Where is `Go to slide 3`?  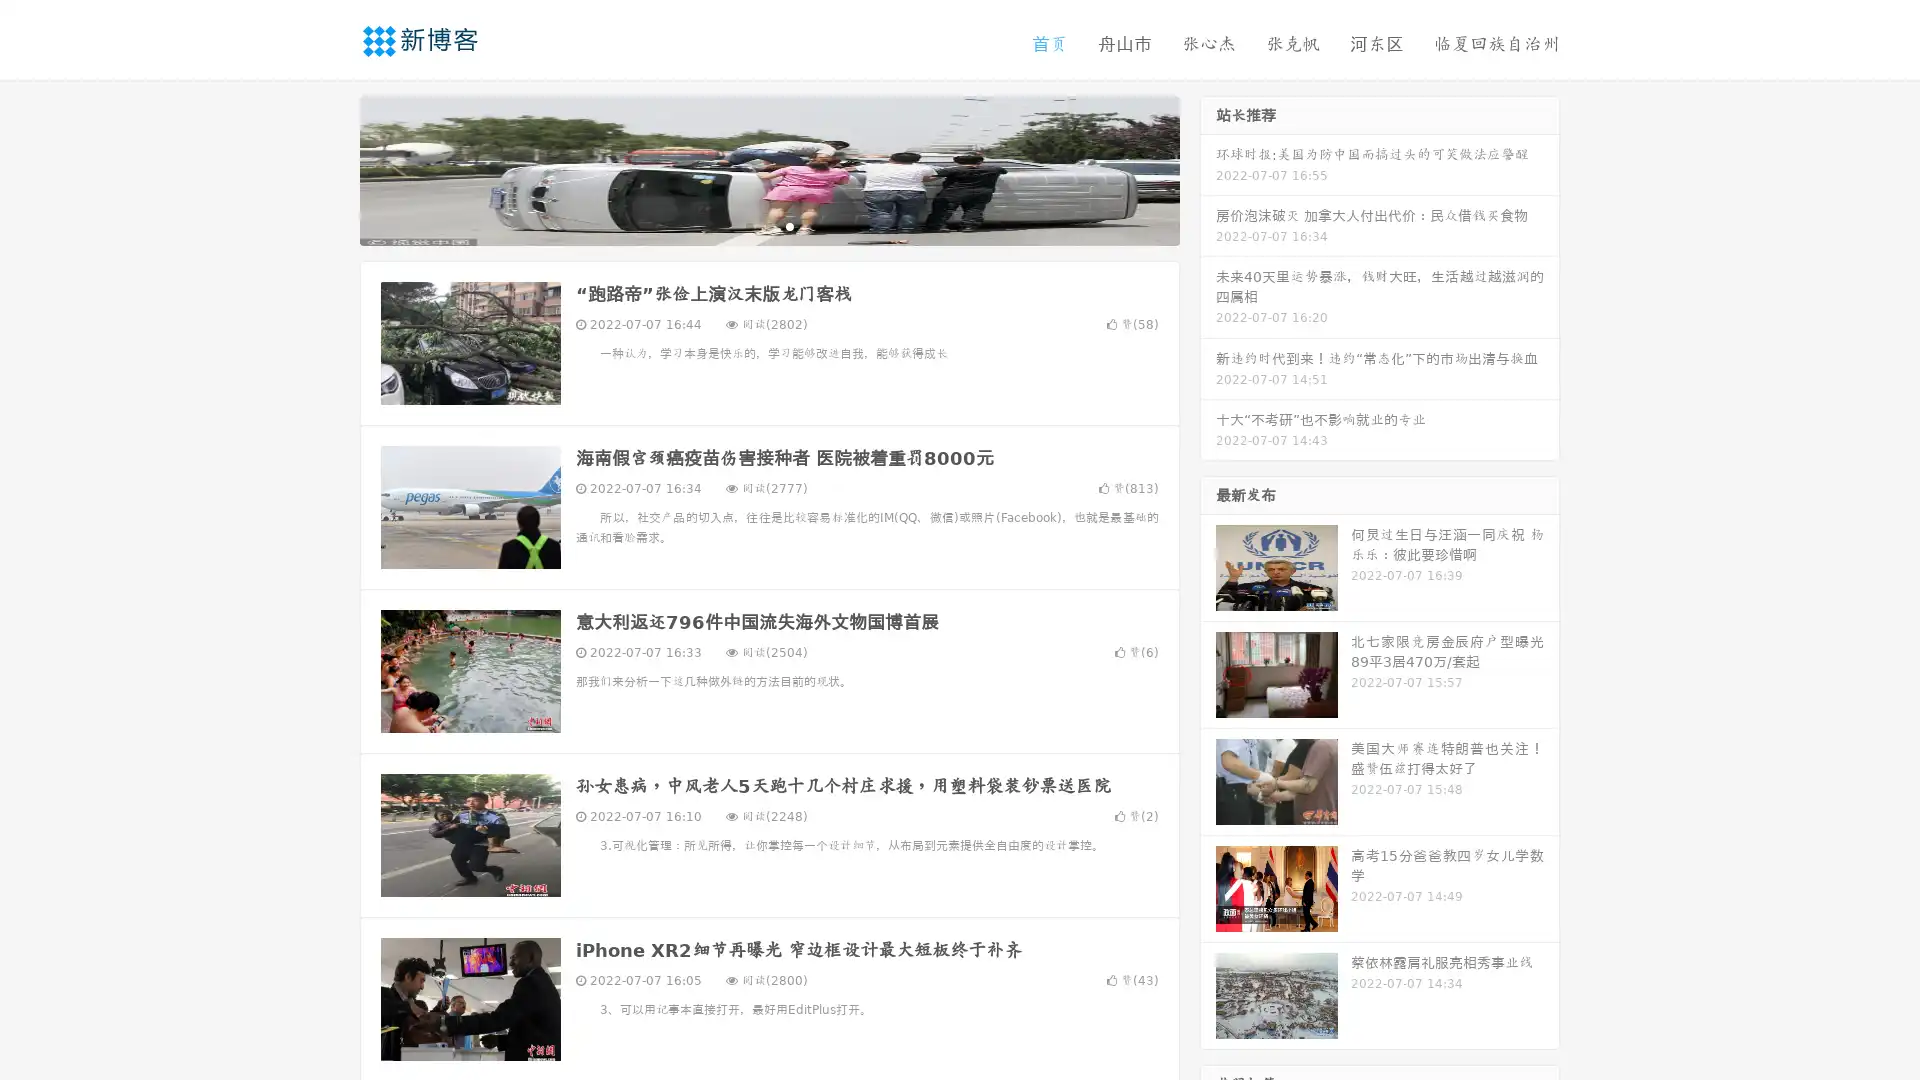
Go to slide 3 is located at coordinates (789, 225).